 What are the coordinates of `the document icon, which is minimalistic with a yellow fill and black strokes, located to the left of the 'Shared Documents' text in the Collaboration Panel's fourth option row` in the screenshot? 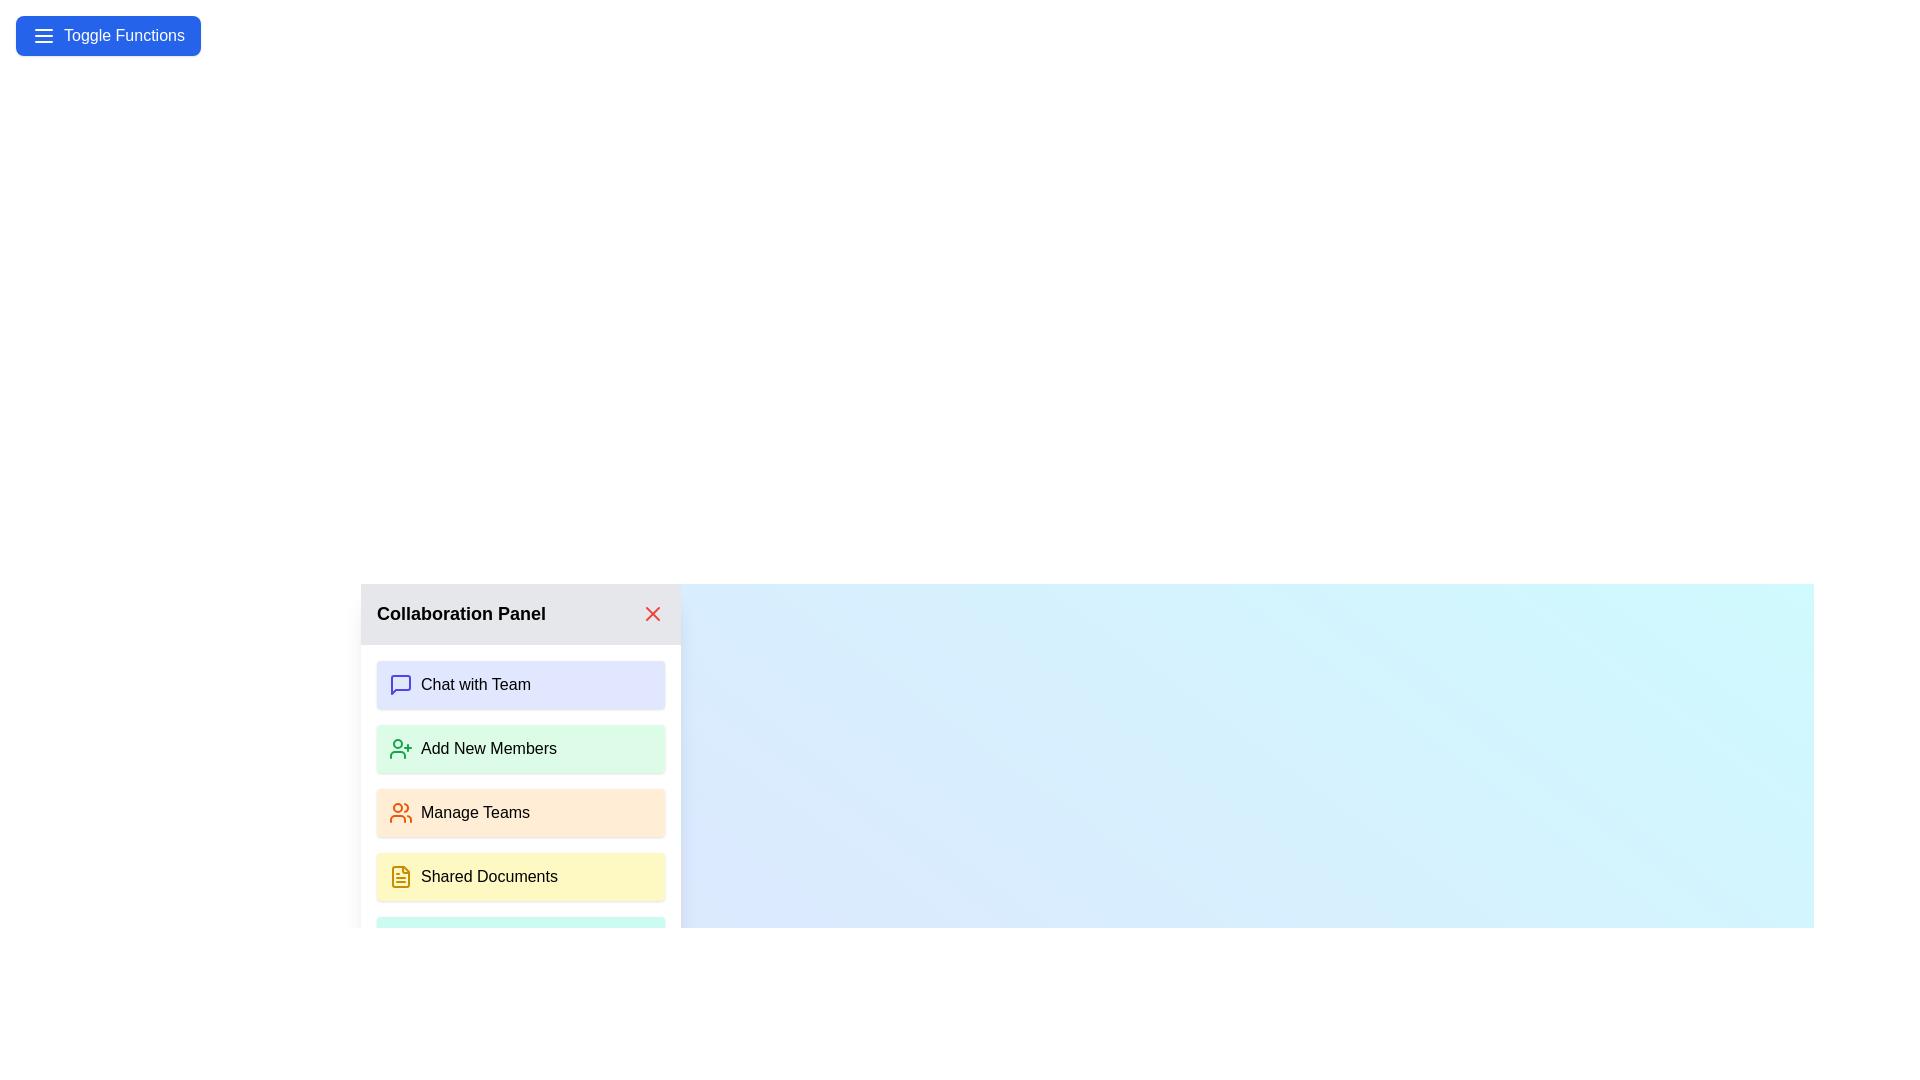 It's located at (400, 875).